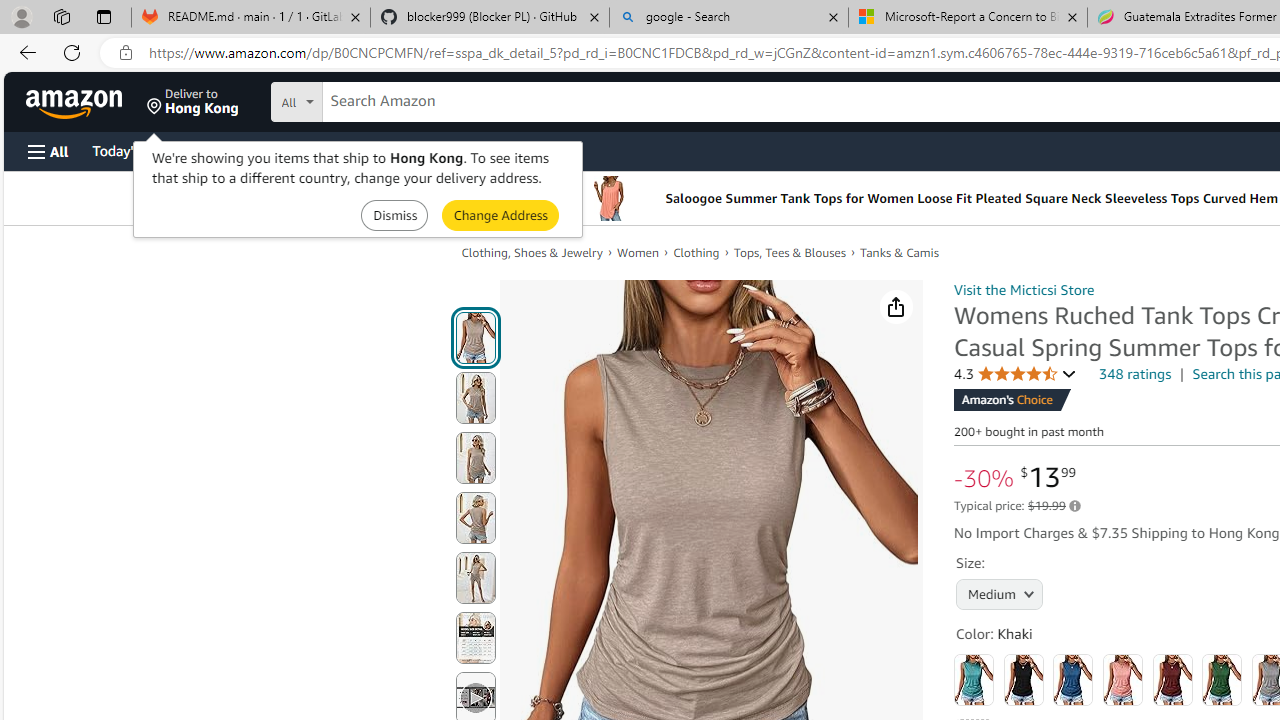 This screenshot has height=720, width=1280. Describe the element at coordinates (1172, 679) in the screenshot. I see `'Dark Red'` at that location.